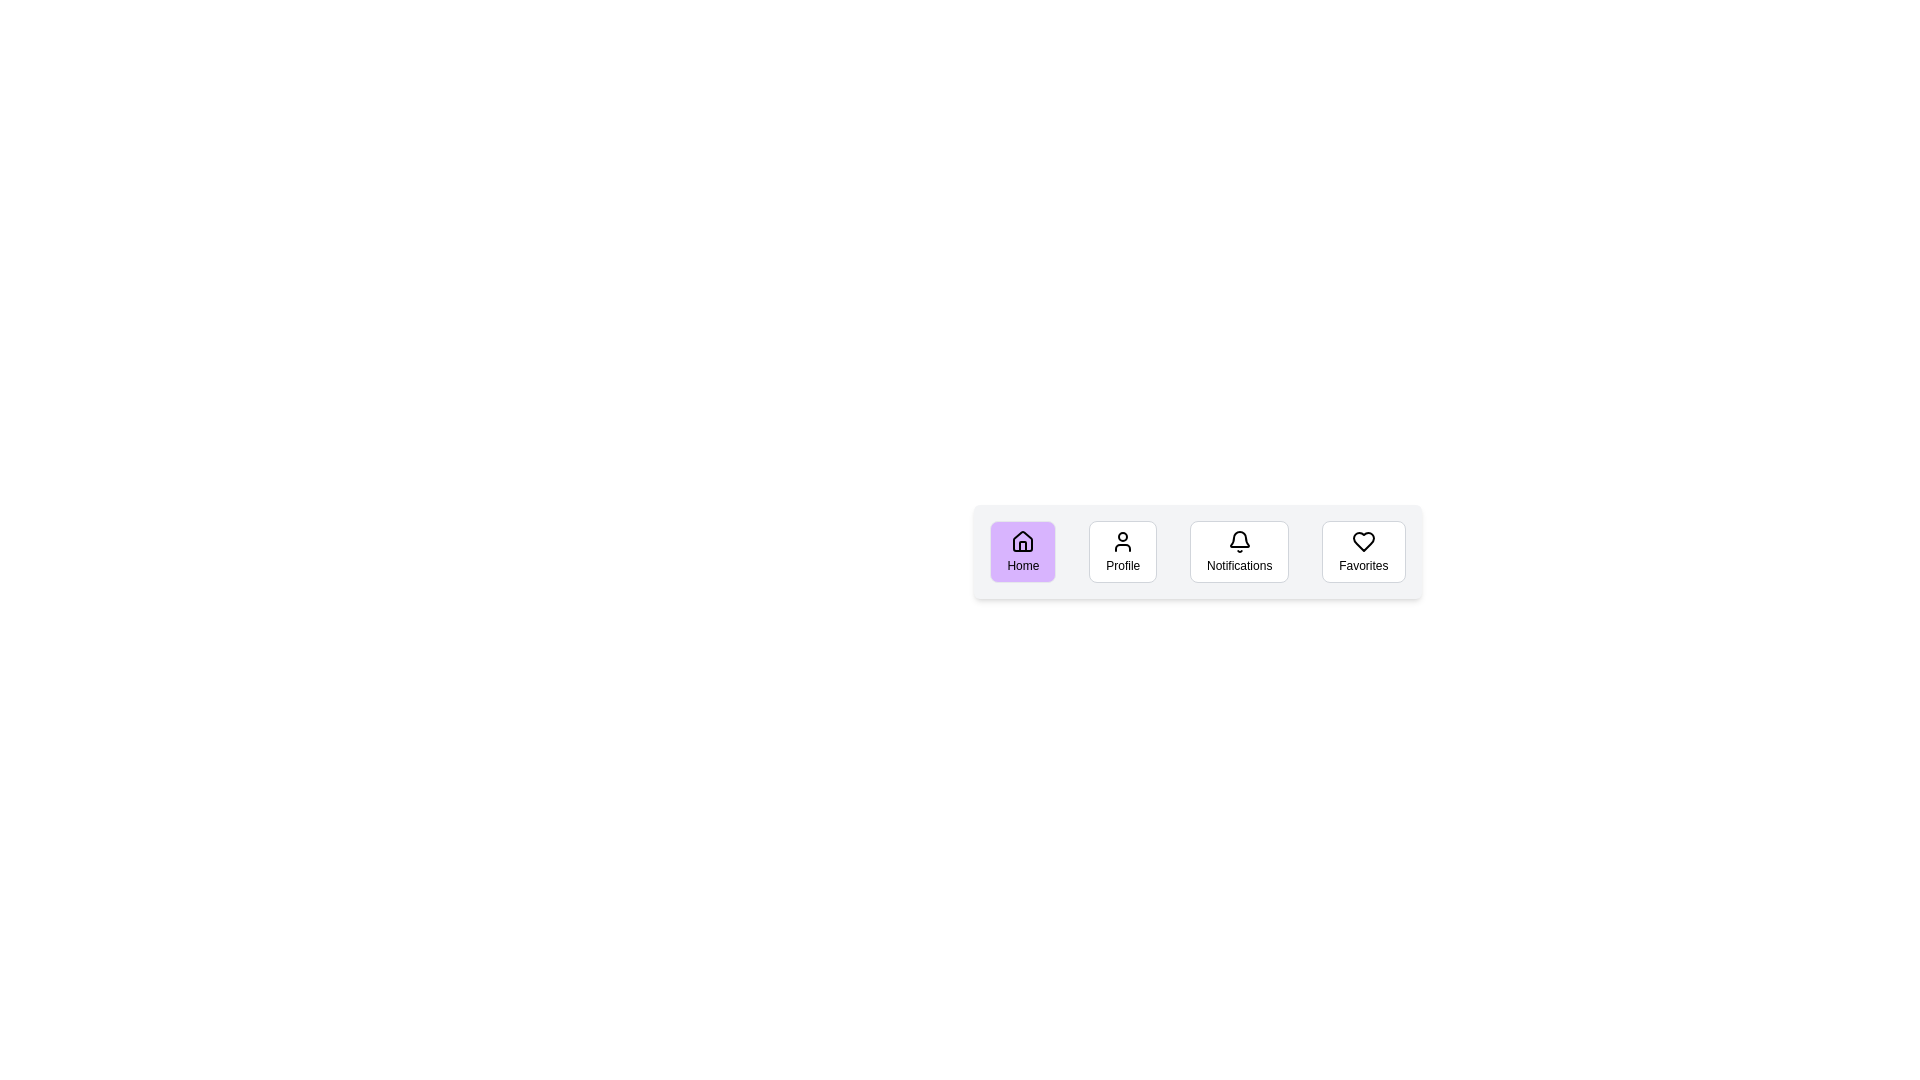 The height and width of the screenshot is (1080, 1920). Describe the element at coordinates (1023, 551) in the screenshot. I see `the Home button to observe its hover effect` at that location.